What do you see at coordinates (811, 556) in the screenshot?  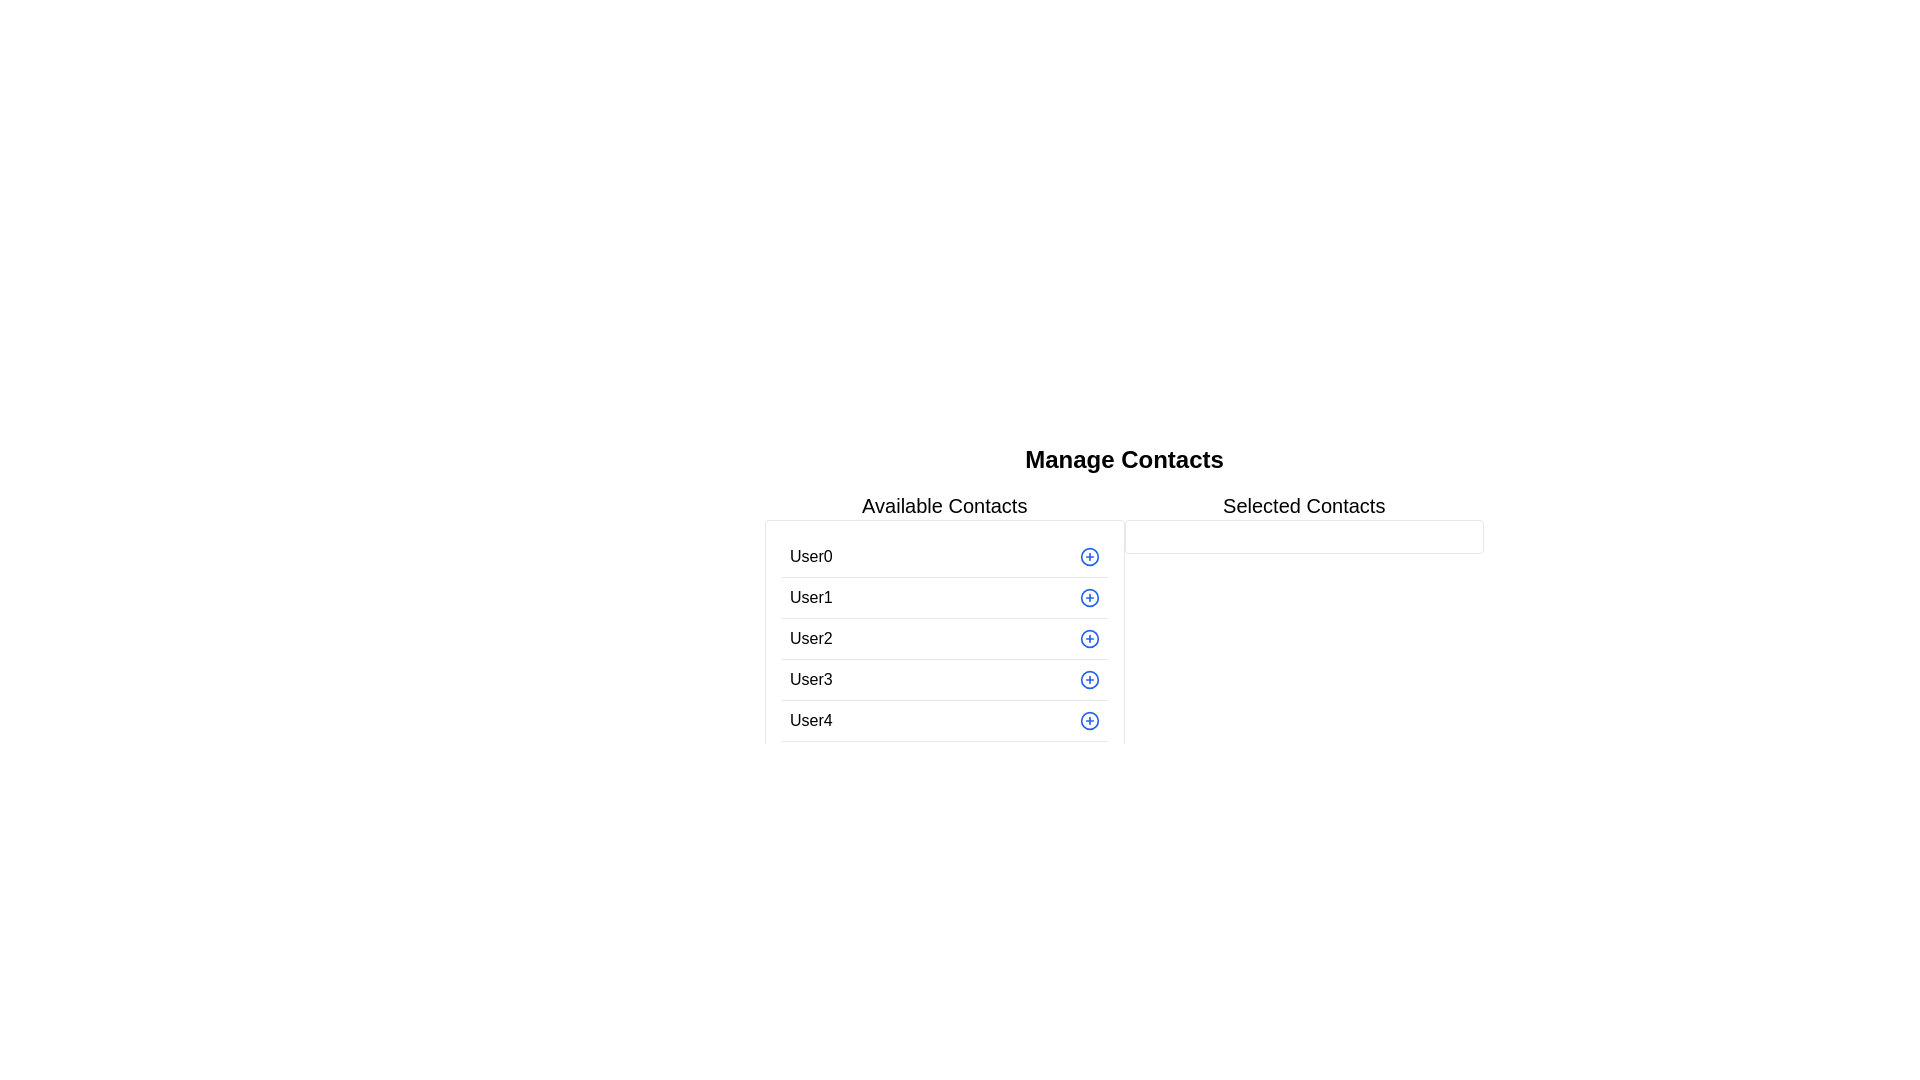 I see `the text label displaying 'User0' located in the 'Available Contacts' section, which is the first entry in the list and positioned to the left of the '+' button` at bounding box center [811, 556].